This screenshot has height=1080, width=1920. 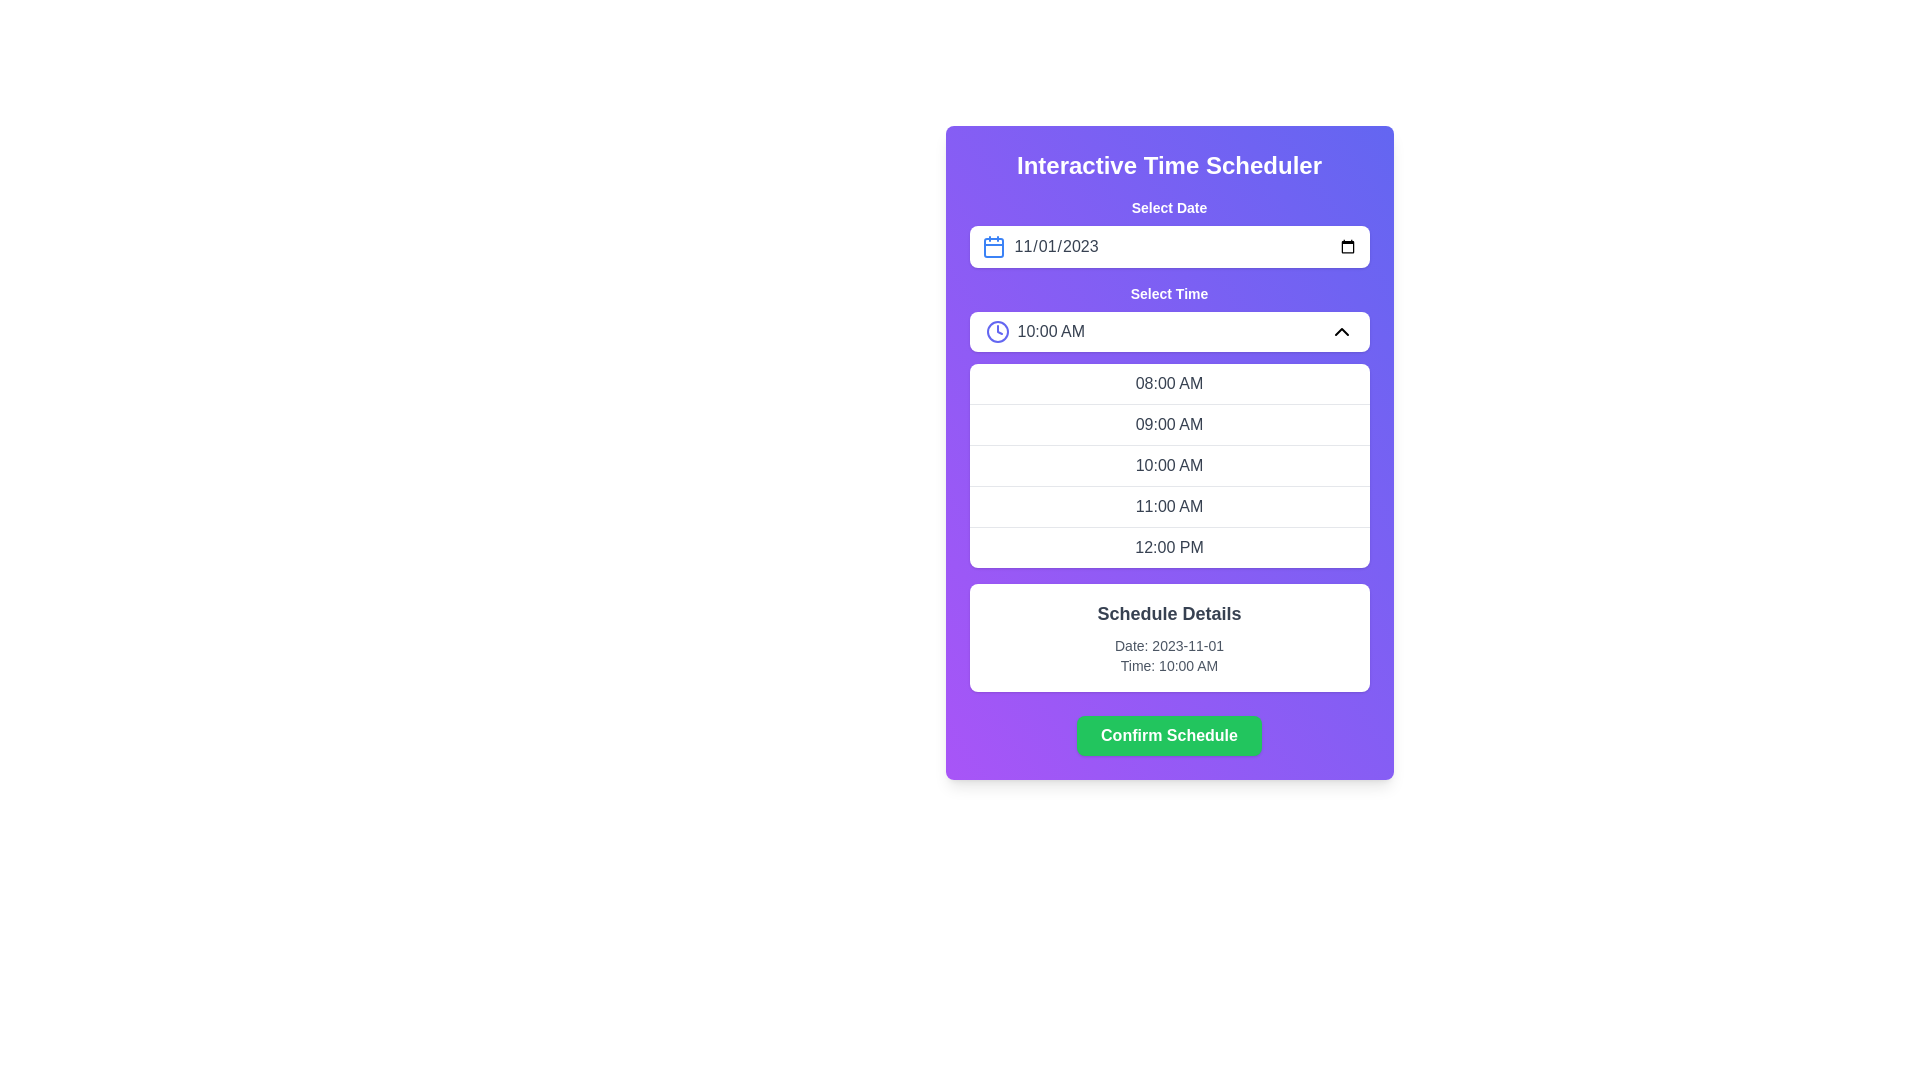 What do you see at coordinates (993, 245) in the screenshot?
I see `the calendar icon with a blue outline representing a square with rounded corners, located in the 'Select Date' section to the left of the date input field` at bounding box center [993, 245].